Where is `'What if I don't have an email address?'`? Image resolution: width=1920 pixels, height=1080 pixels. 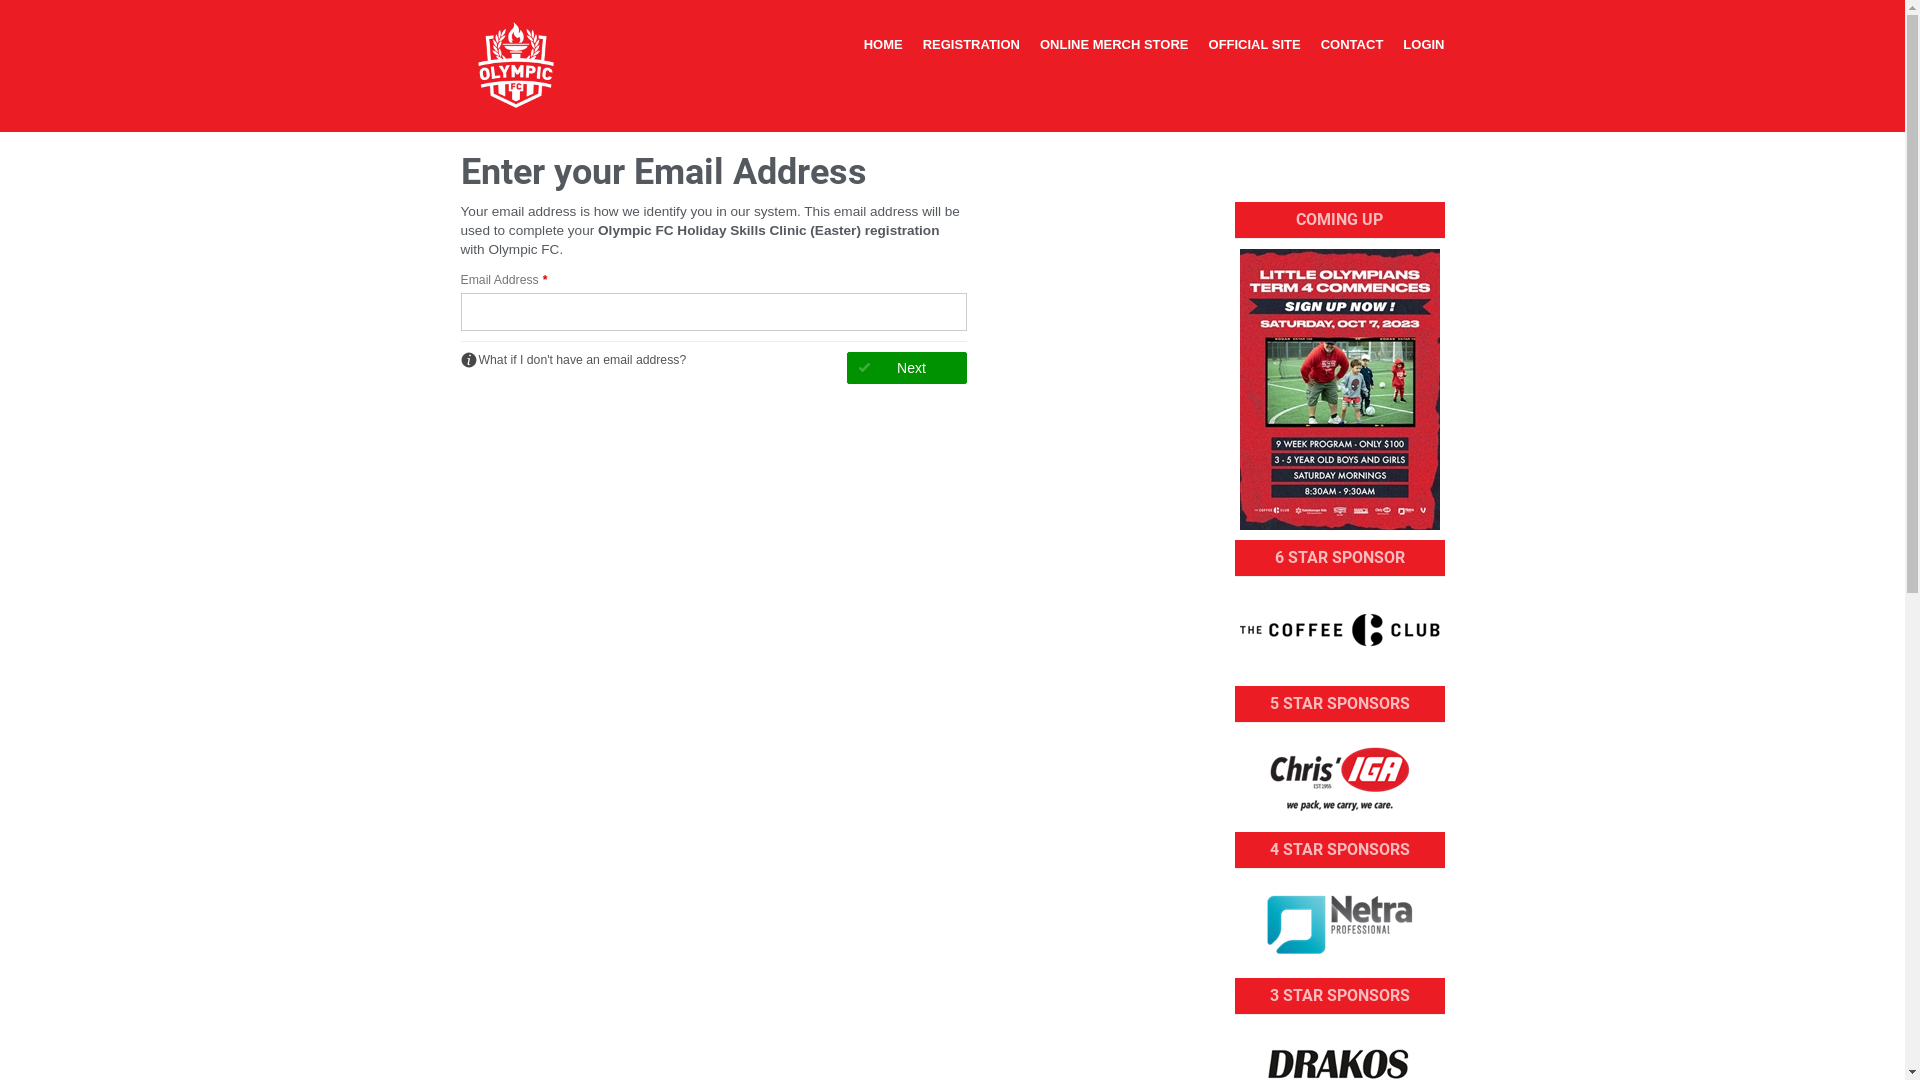
'What if I don't have an email address?' is located at coordinates (571, 358).